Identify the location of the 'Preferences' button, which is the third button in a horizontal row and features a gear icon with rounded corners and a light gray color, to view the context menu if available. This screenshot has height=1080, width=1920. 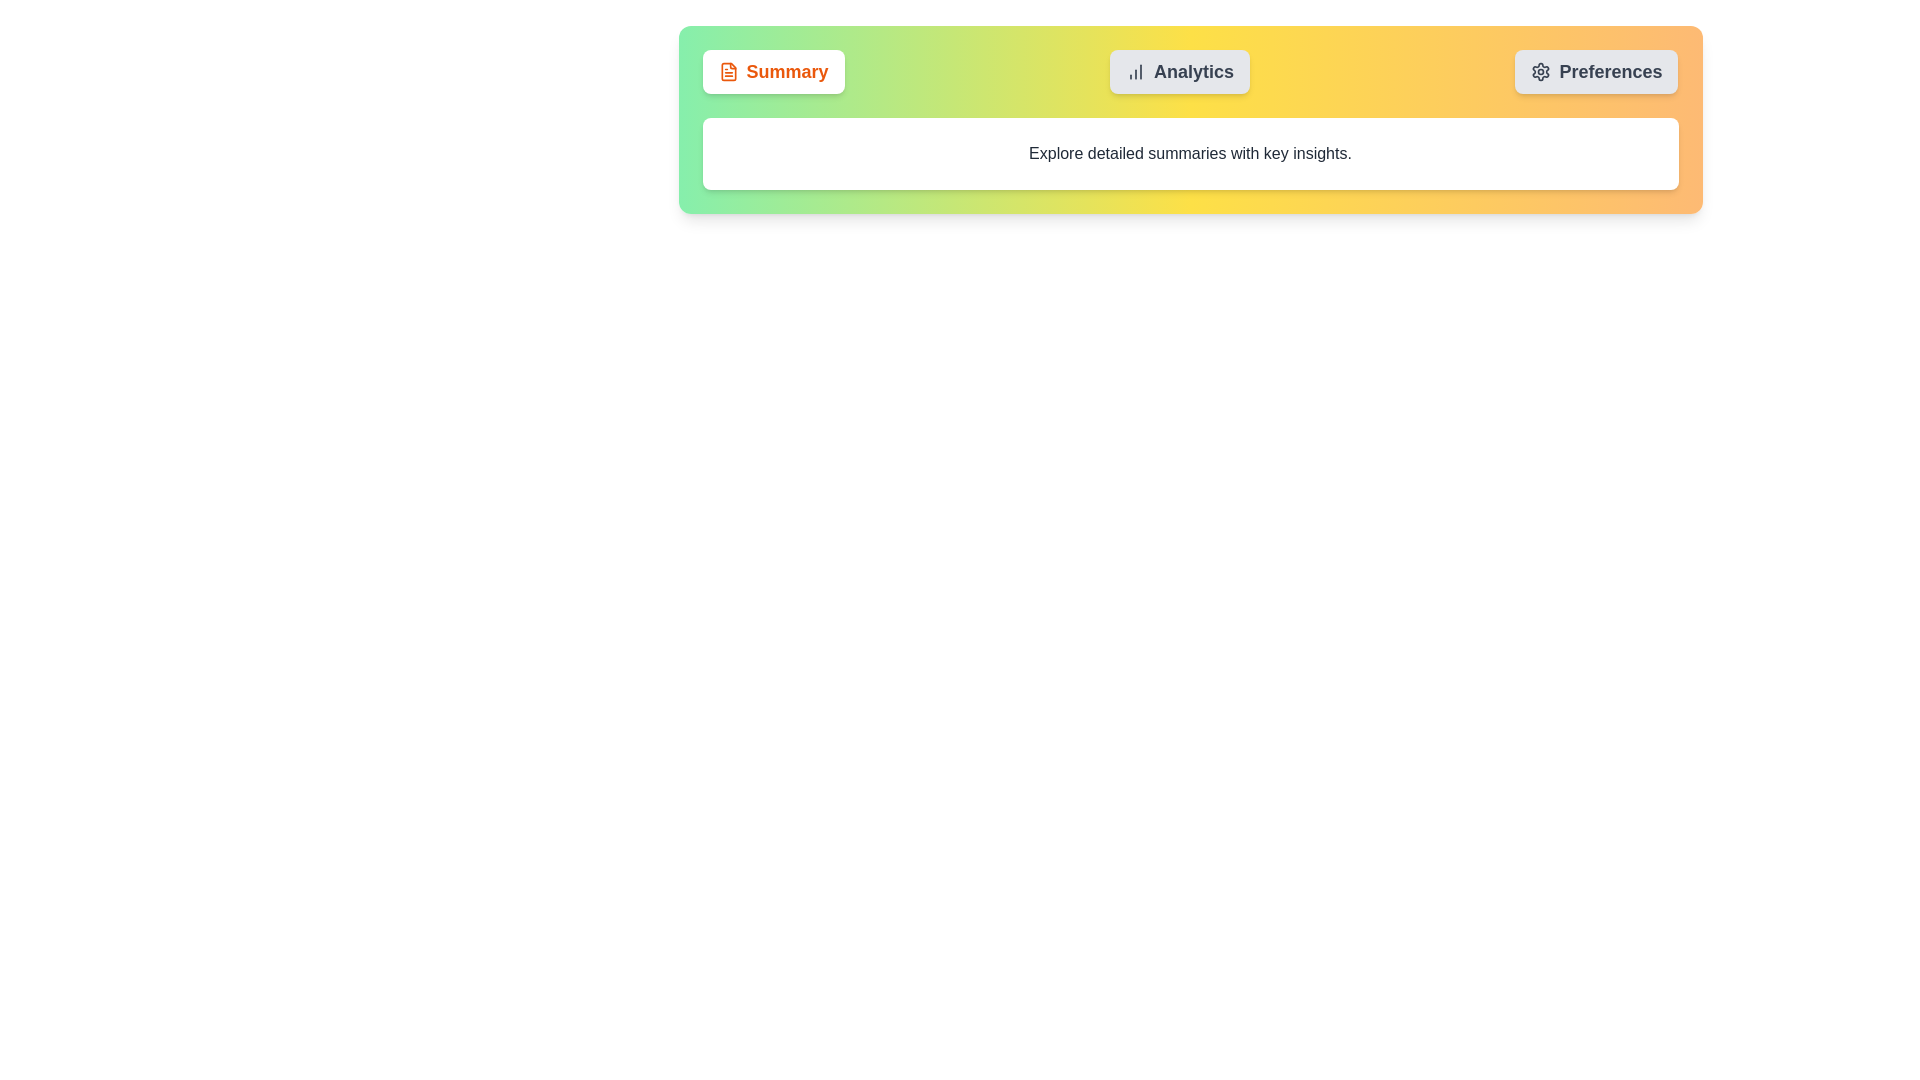
(1595, 71).